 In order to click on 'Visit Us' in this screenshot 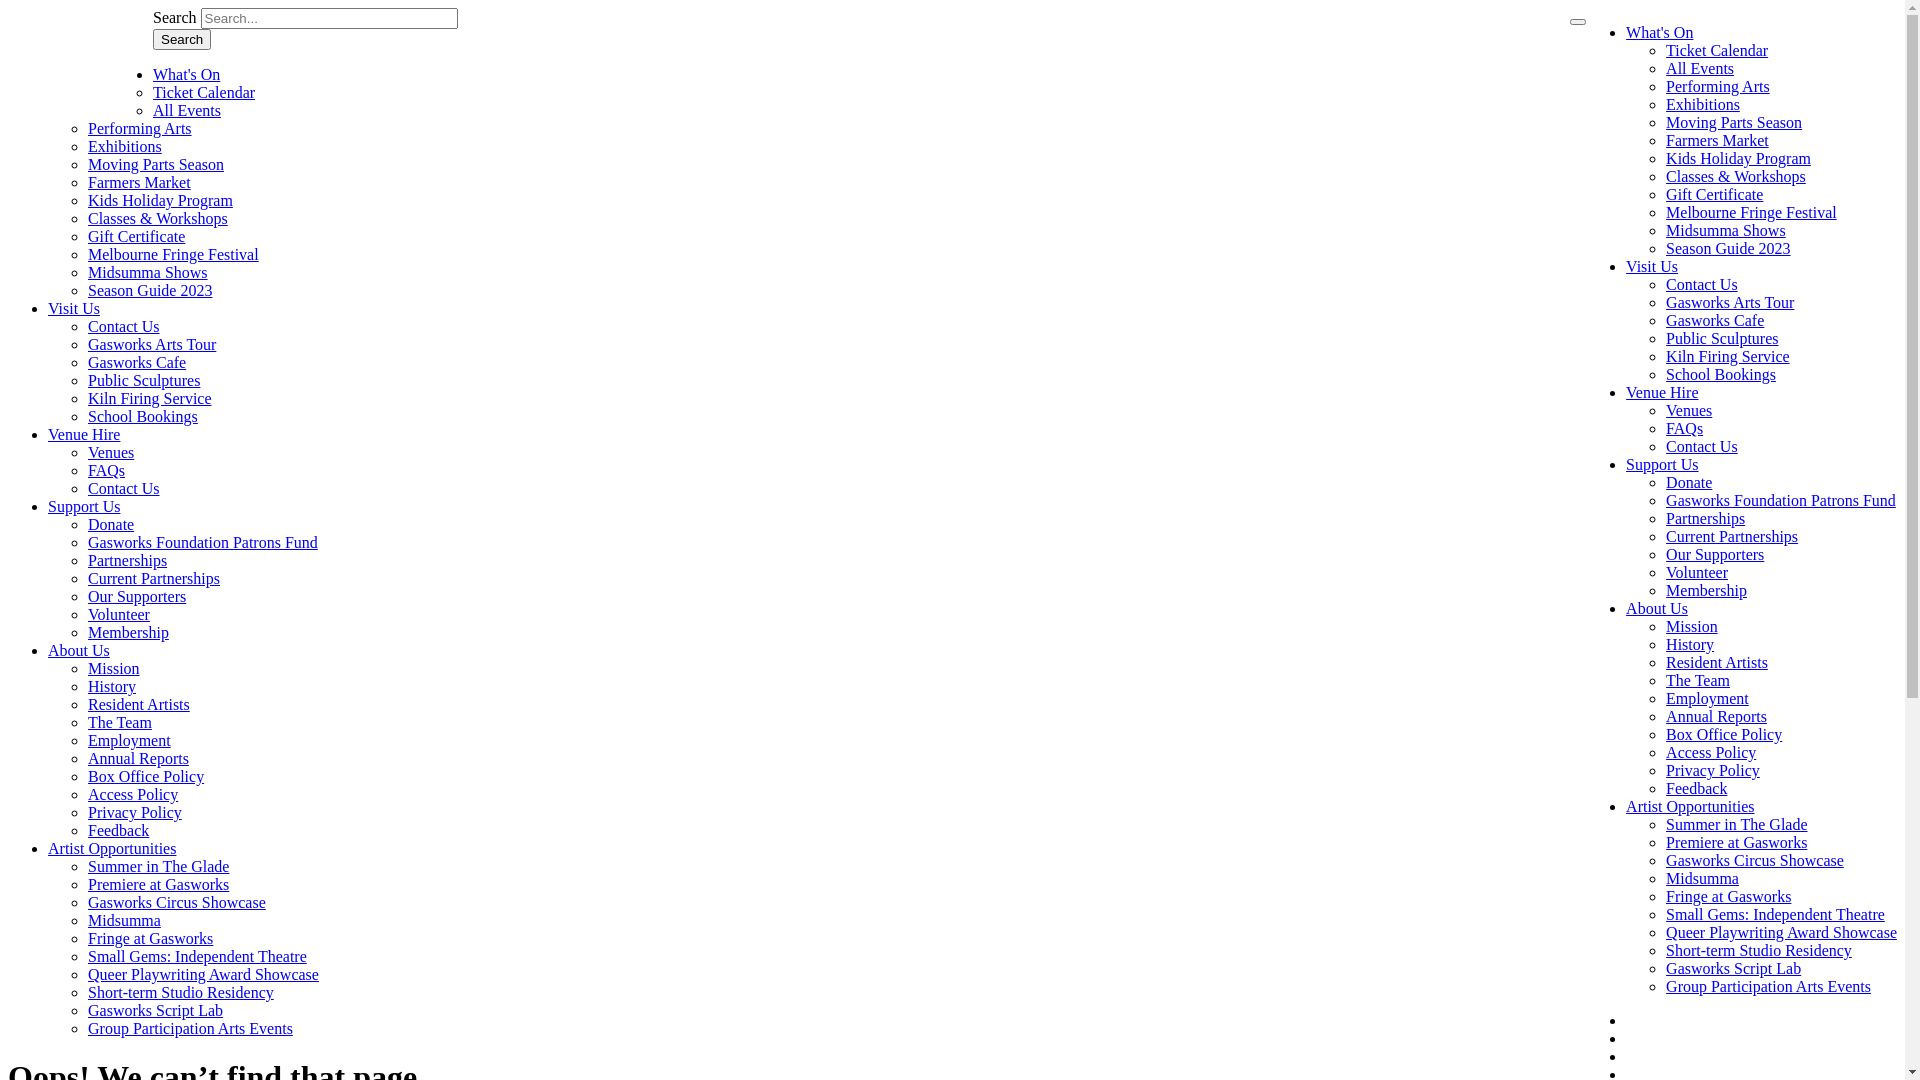, I will do `click(73, 308)`.